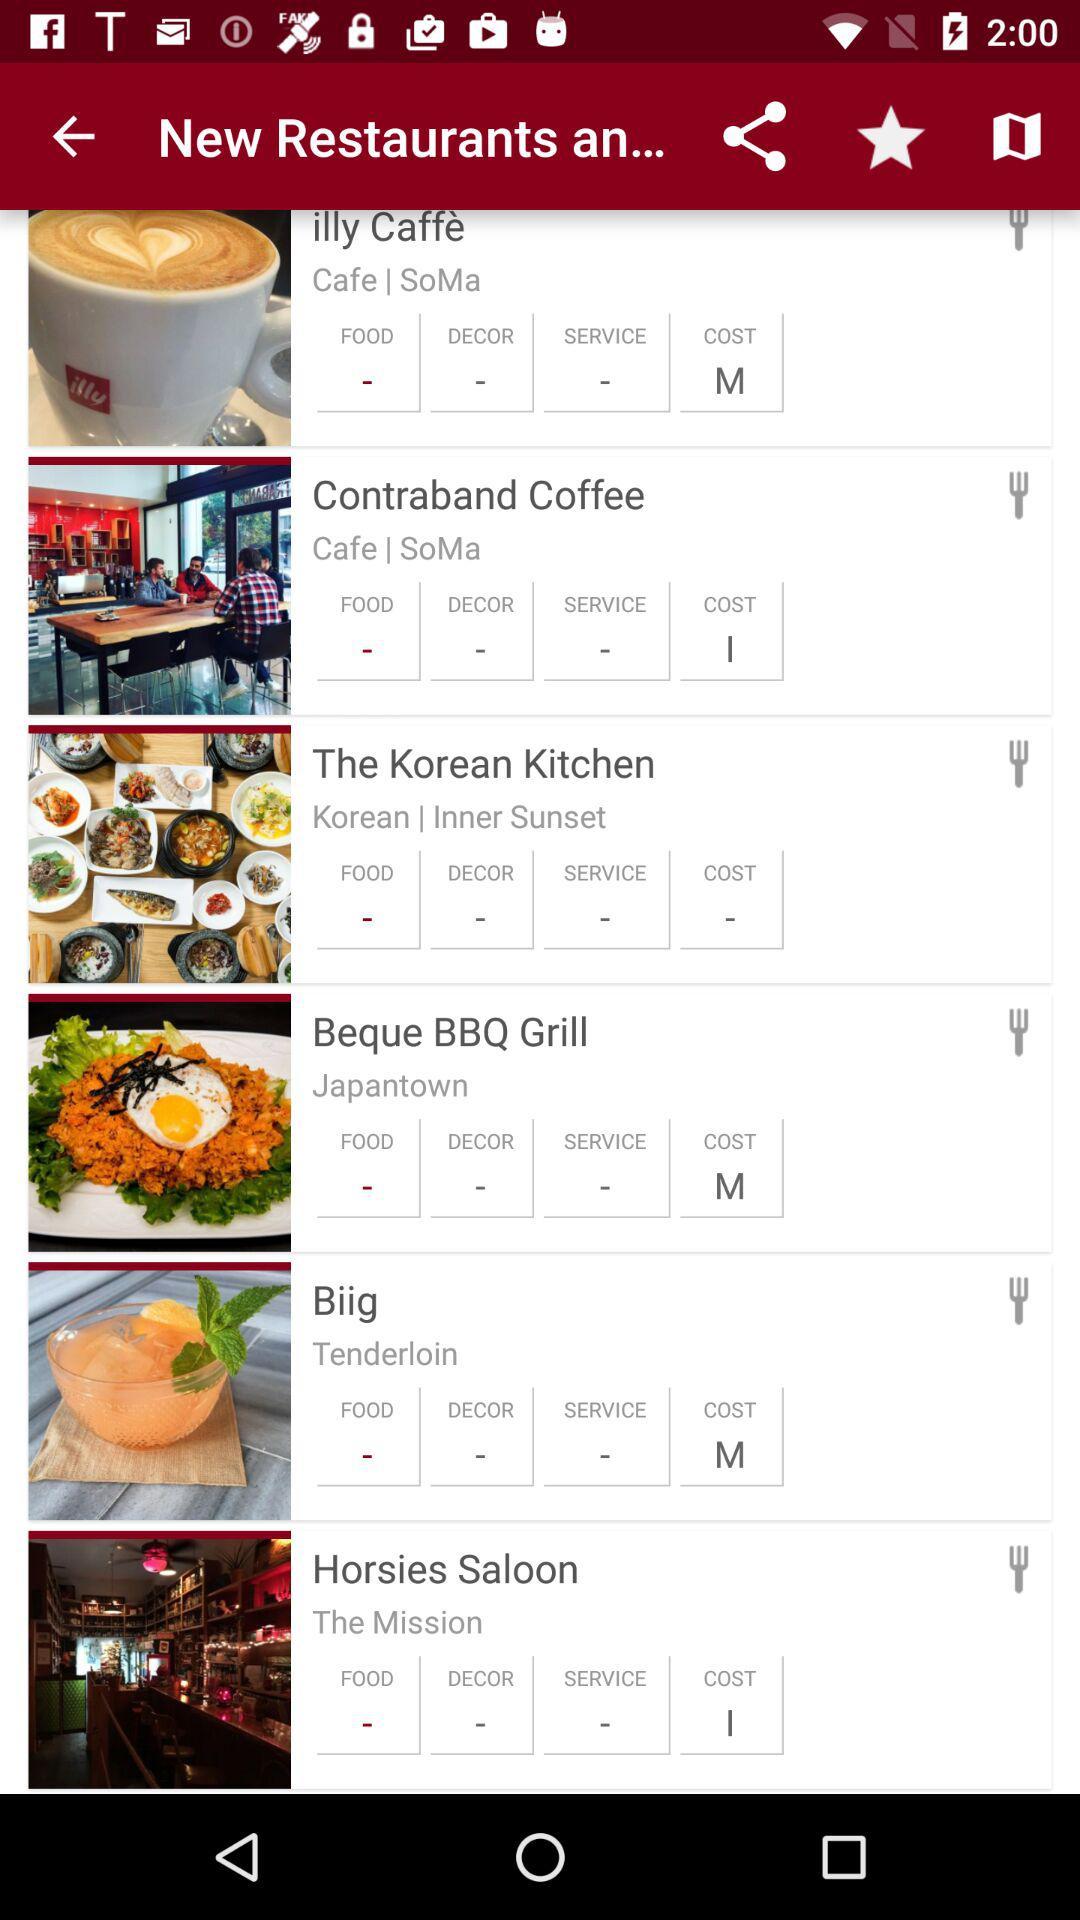  What do you see at coordinates (390, 1083) in the screenshot?
I see `the japantown icon` at bounding box center [390, 1083].